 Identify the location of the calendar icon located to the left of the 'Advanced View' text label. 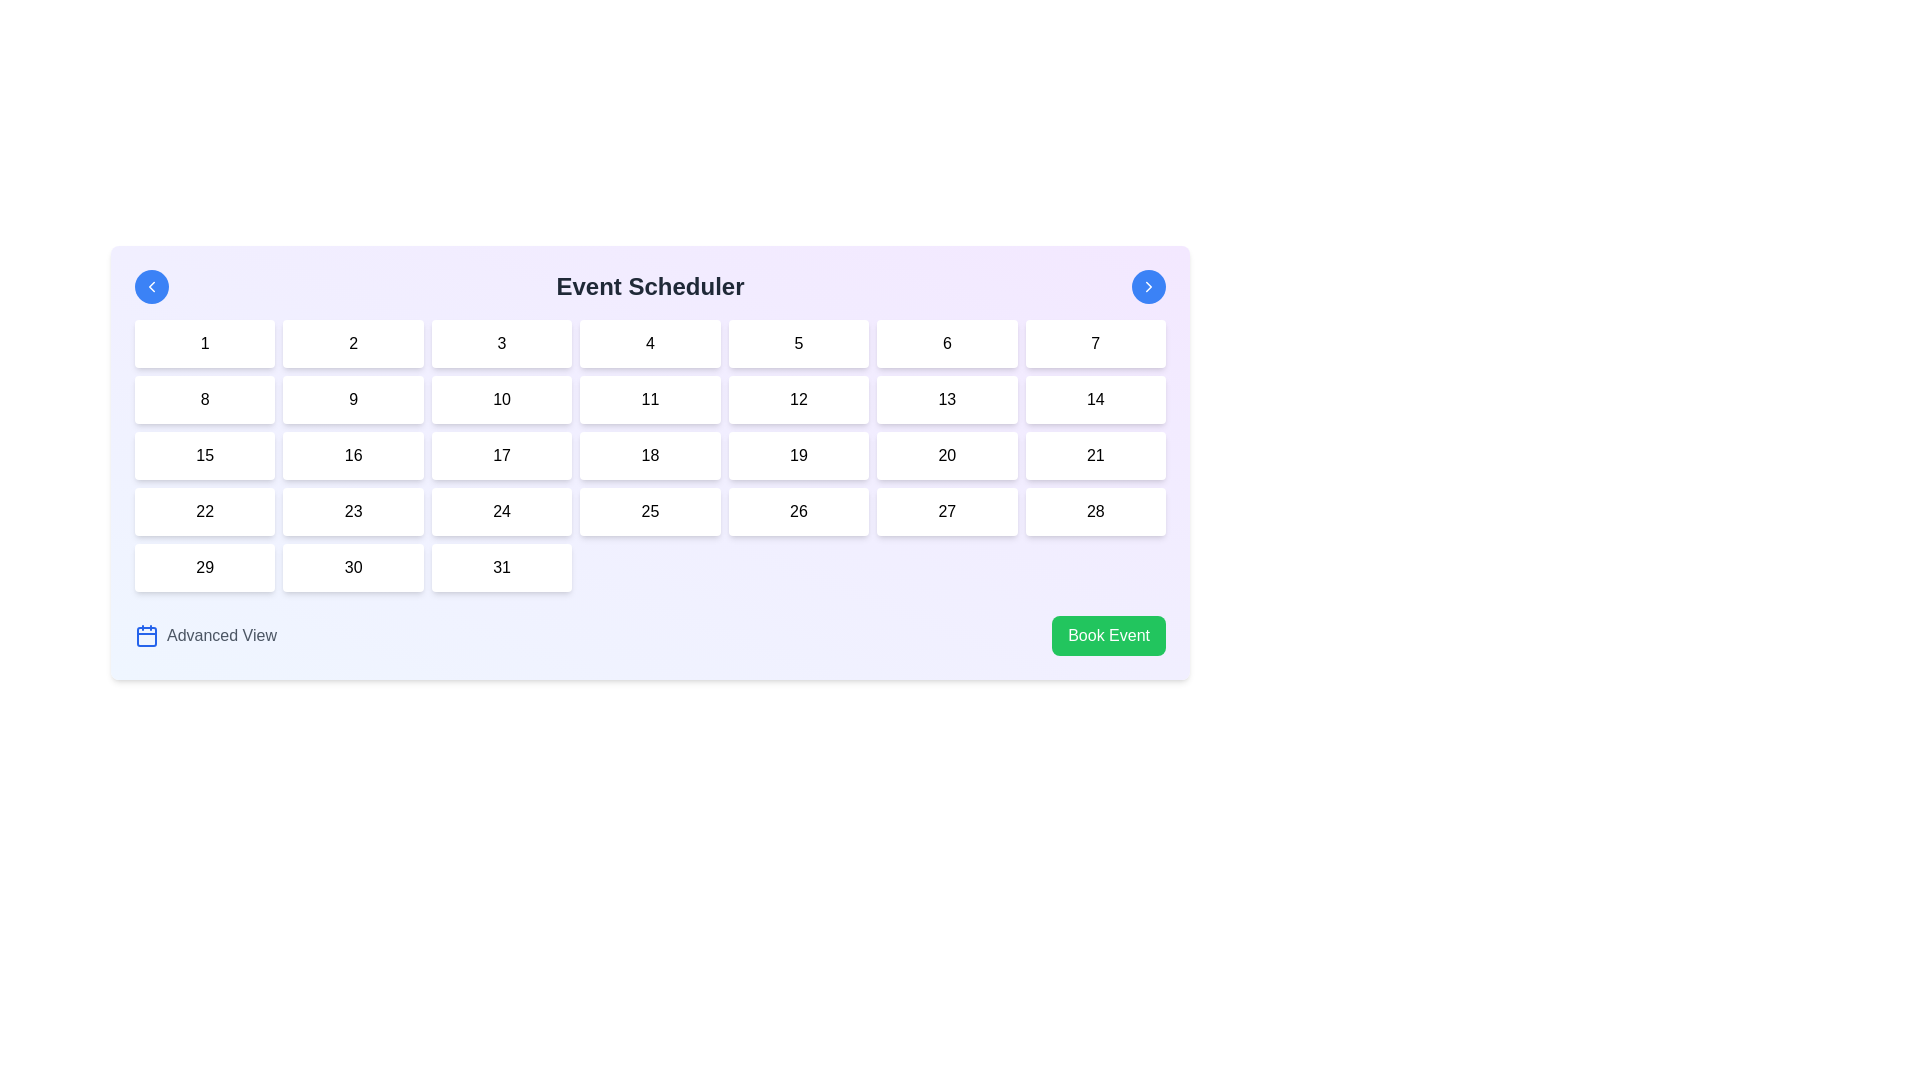
(146, 636).